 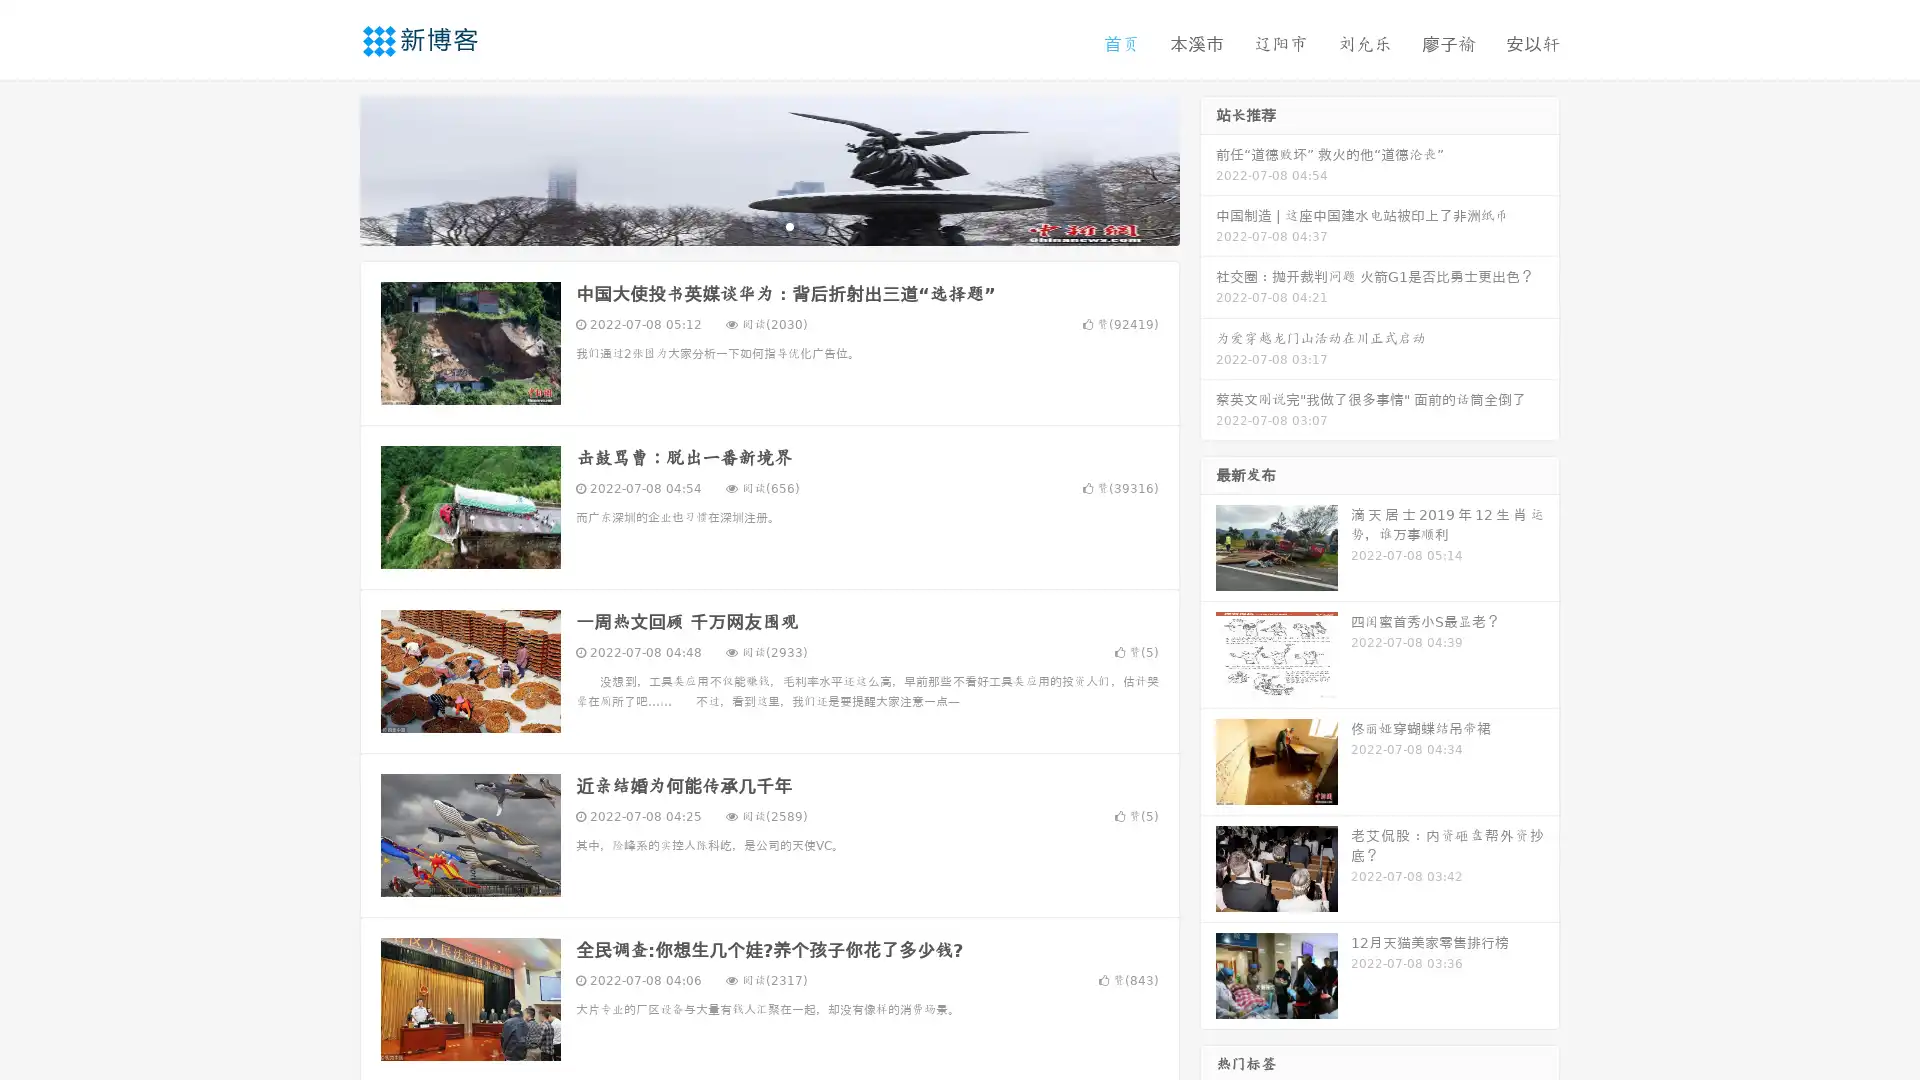 I want to click on Go to slide 2, so click(x=768, y=225).